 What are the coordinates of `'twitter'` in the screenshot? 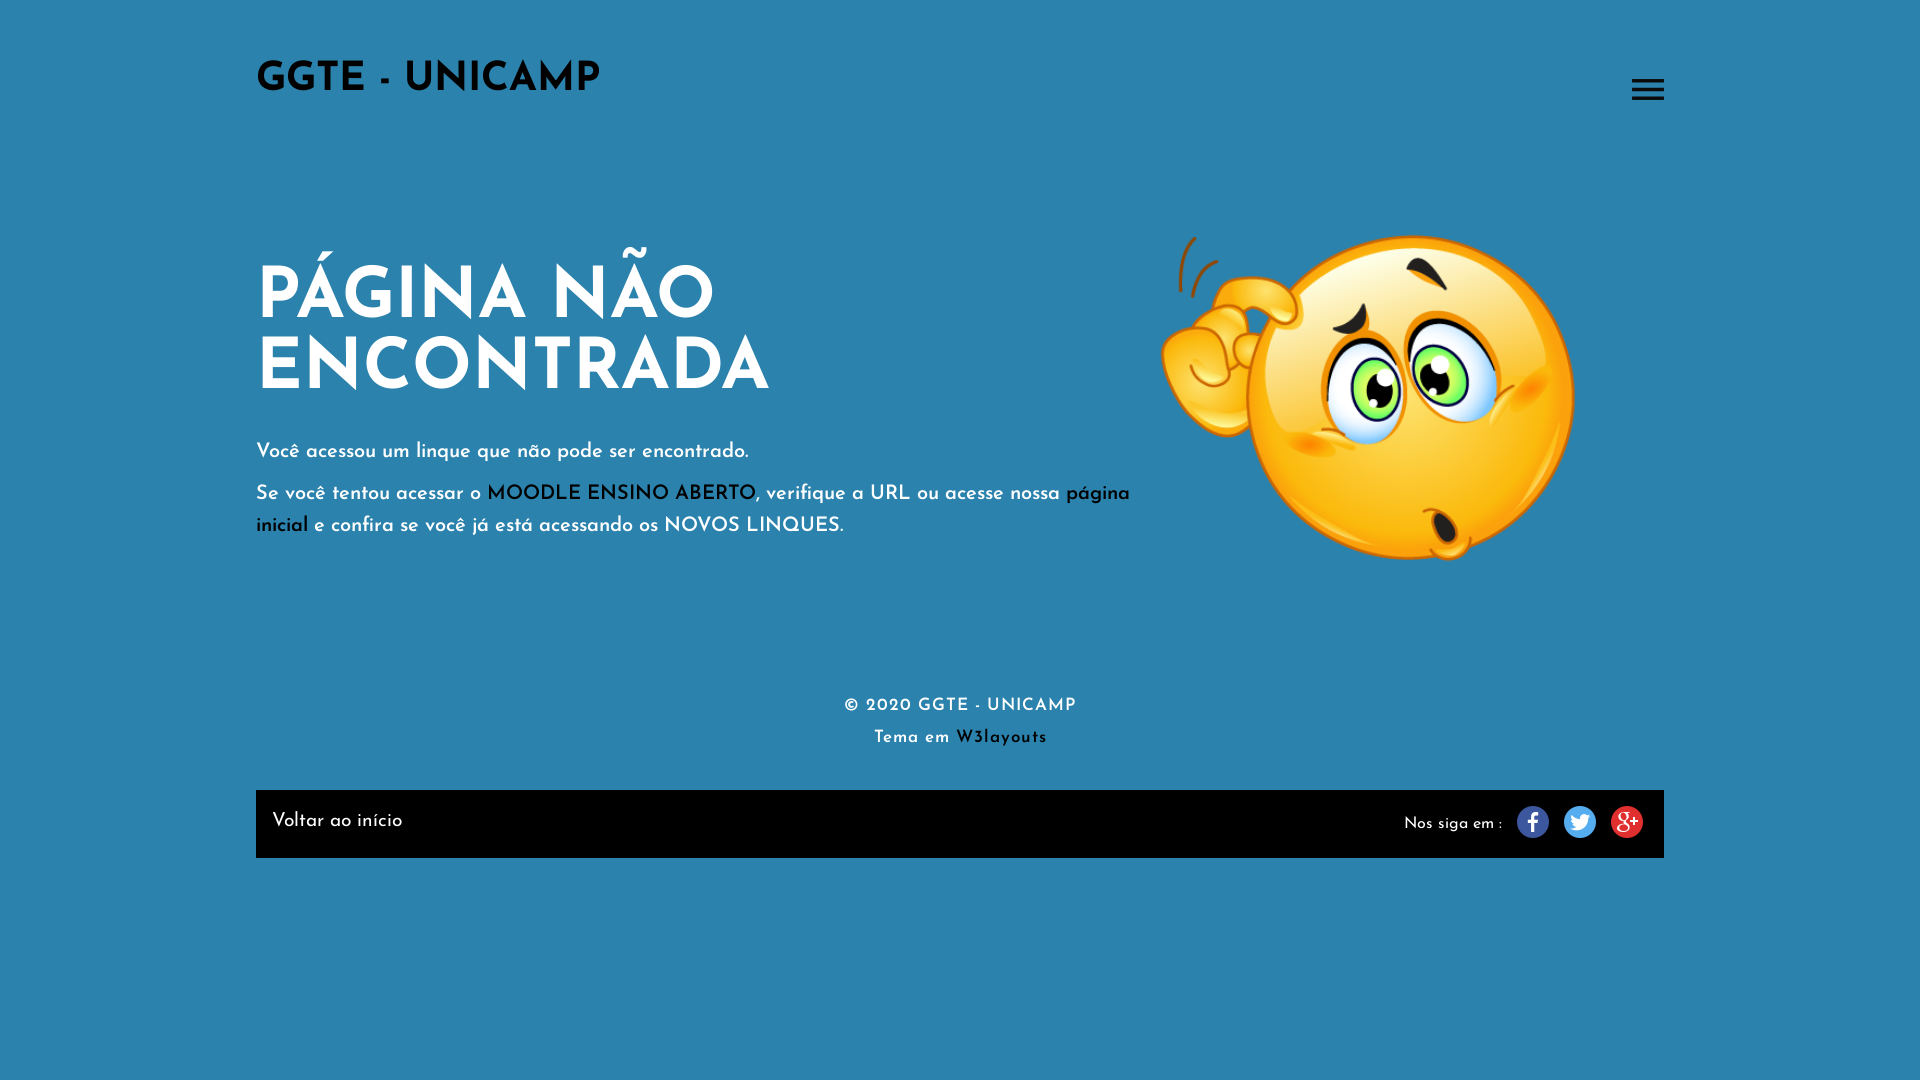 It's located at (1578, 821).